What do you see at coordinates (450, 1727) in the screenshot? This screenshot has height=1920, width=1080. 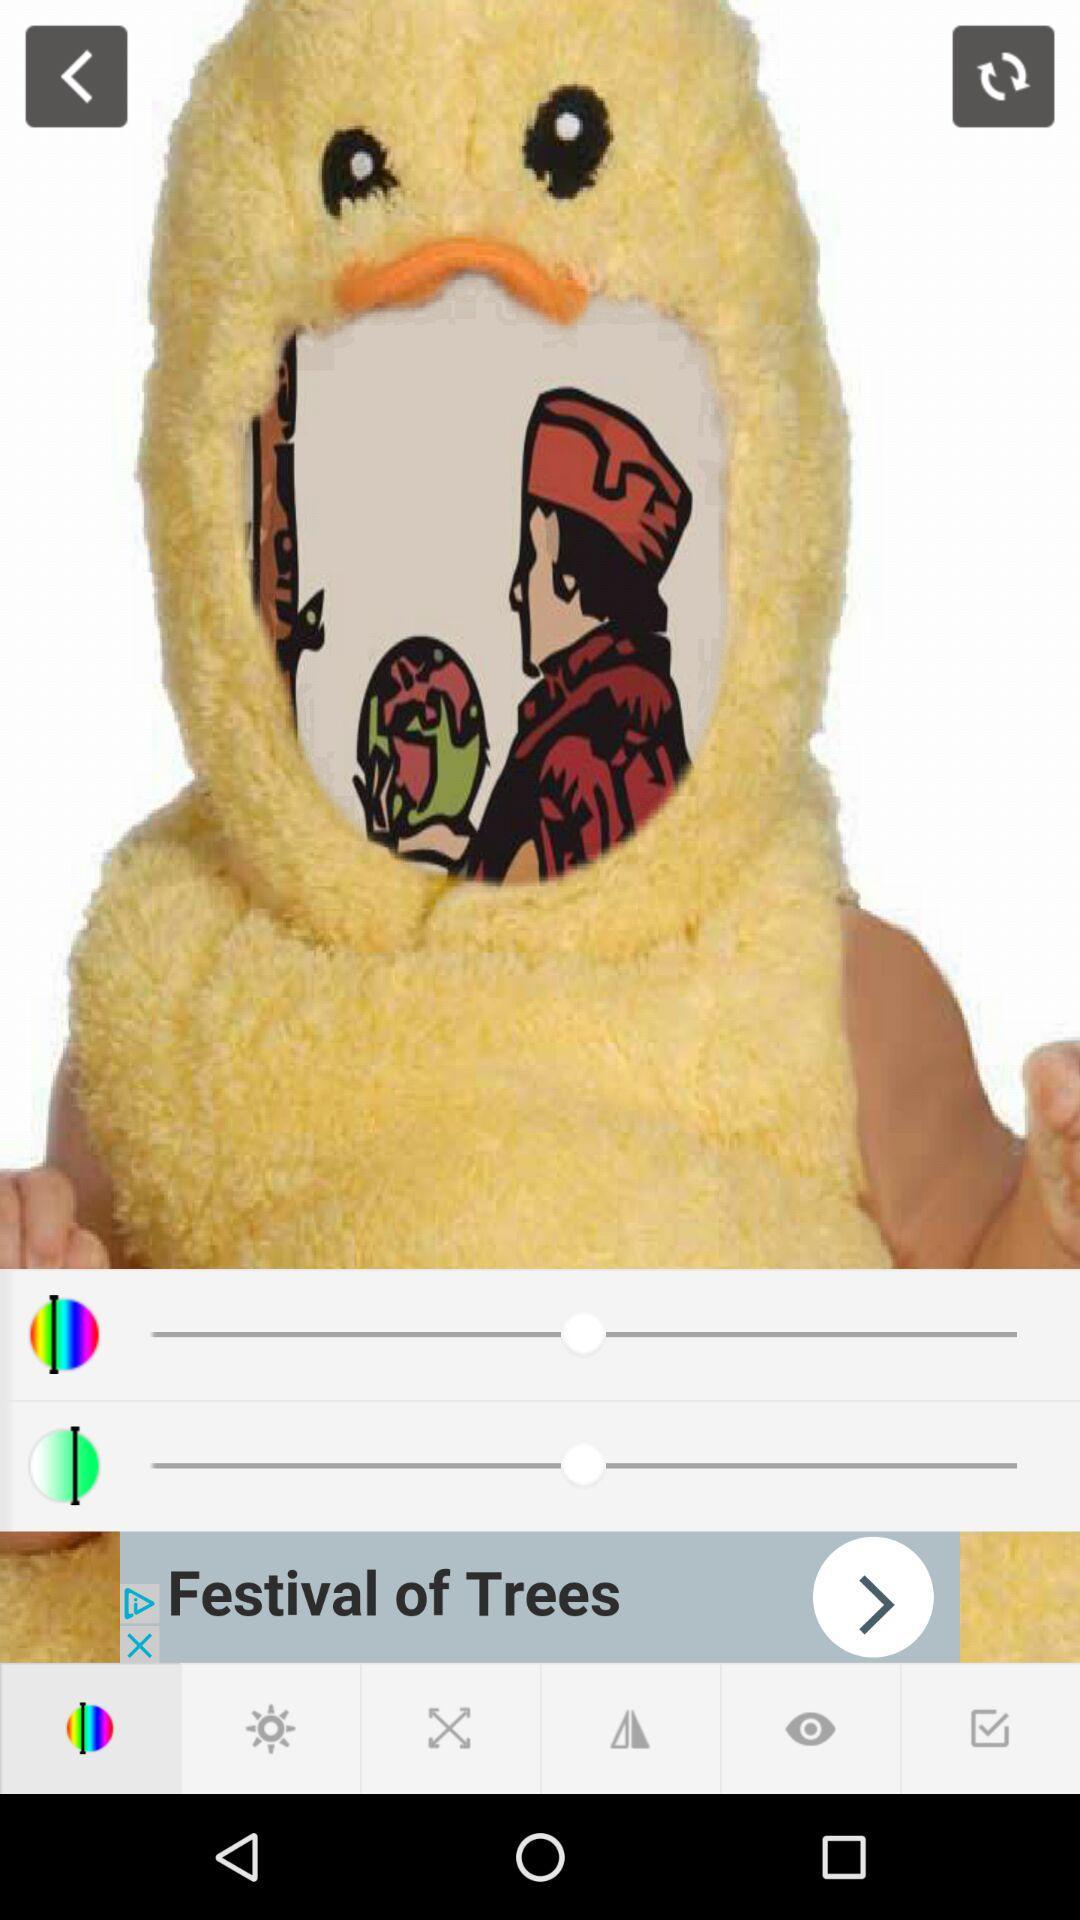 I see `the fullscreen icon` at bounding box center [450, 1727].